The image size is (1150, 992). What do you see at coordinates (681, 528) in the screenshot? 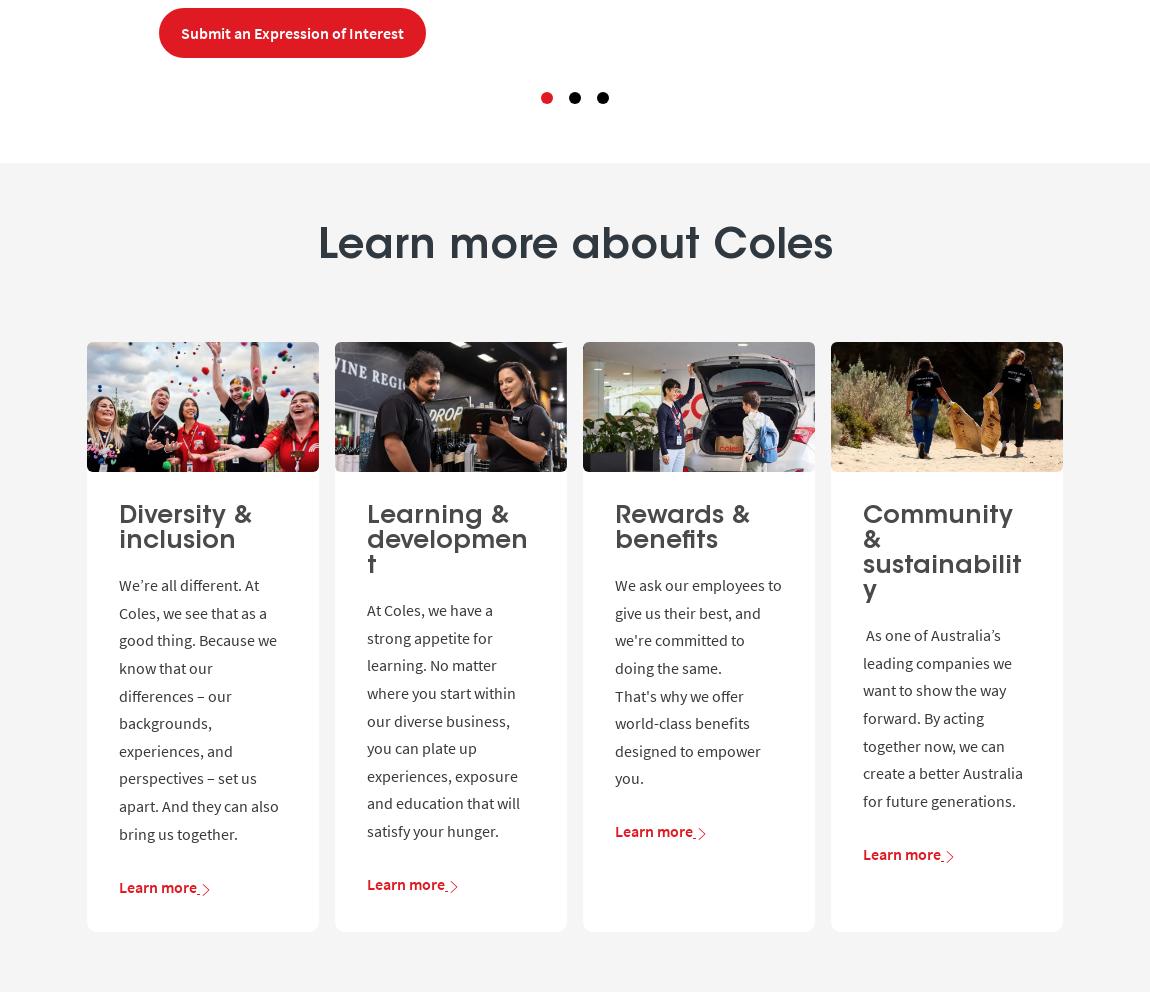
I see `'Rewards & benefits'` at bounding box center [681, 528].